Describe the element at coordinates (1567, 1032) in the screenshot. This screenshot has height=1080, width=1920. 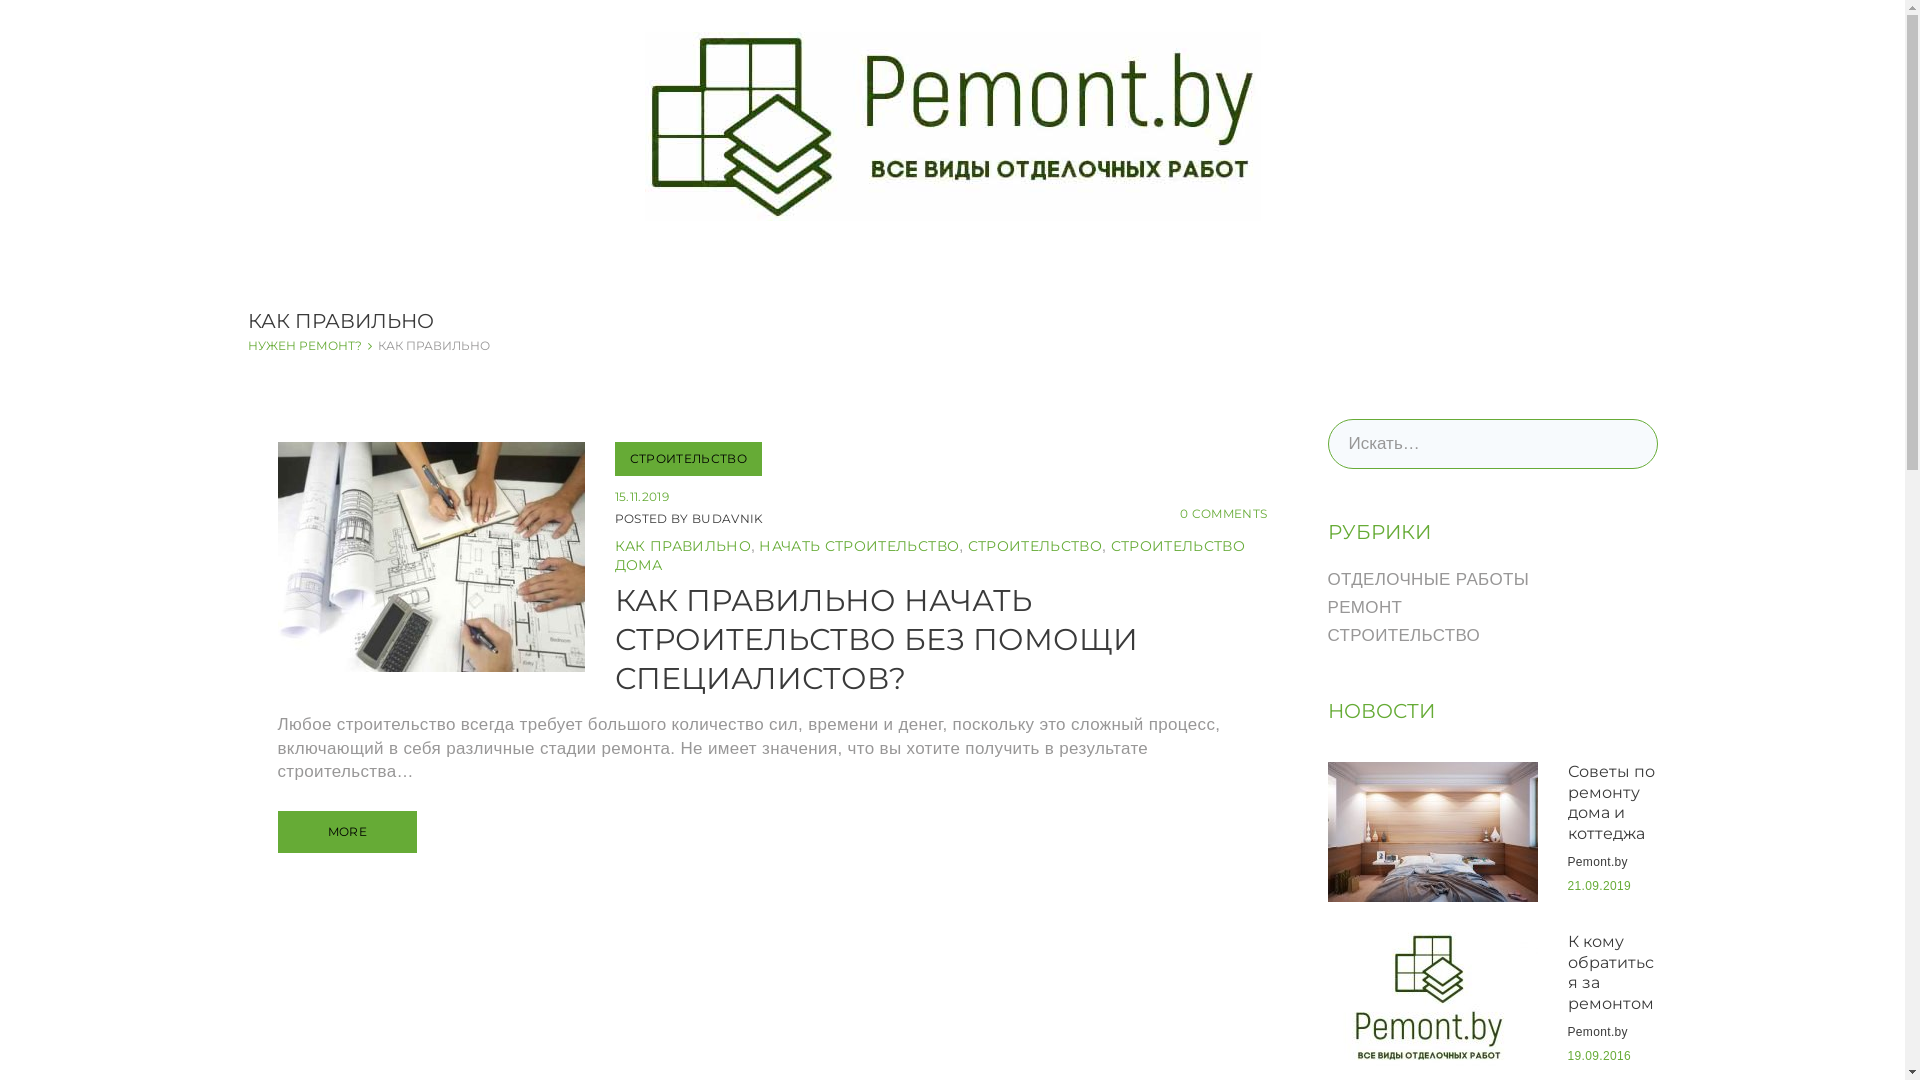
I see `'Pemont.by'` at that location.